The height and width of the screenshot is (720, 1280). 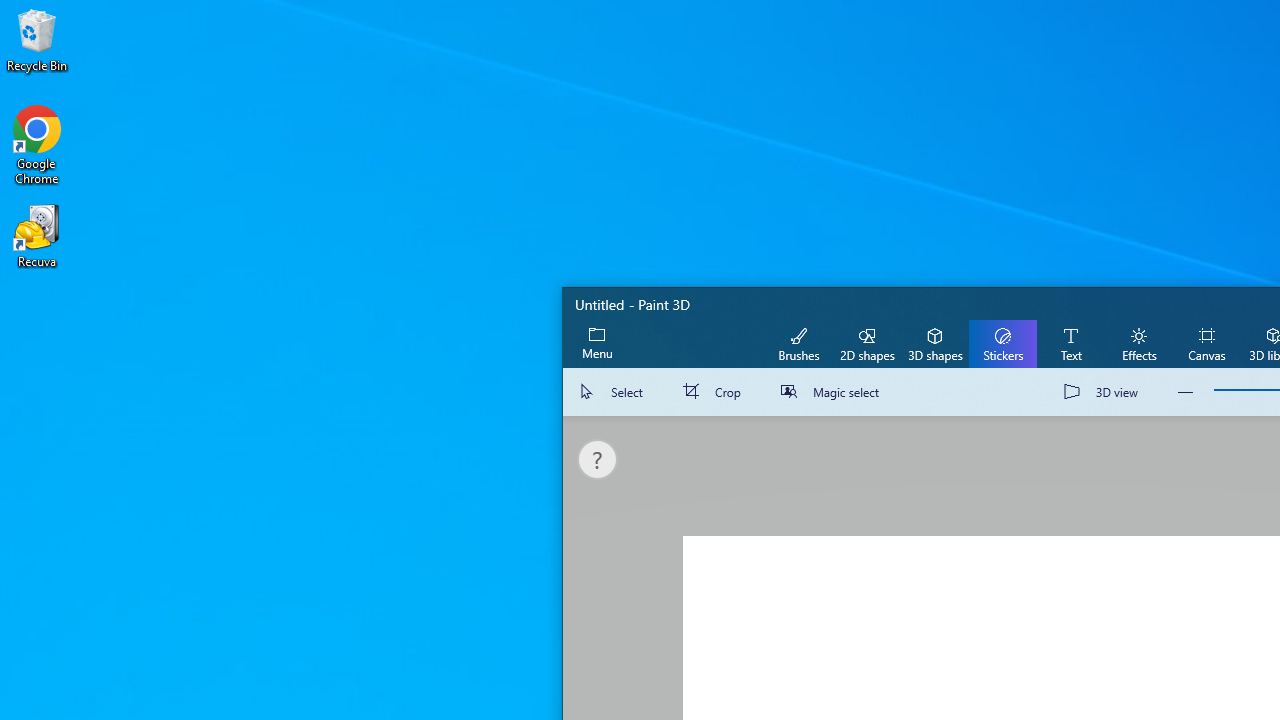 I want to click on 'Get some help', so click(x=596, y=459).